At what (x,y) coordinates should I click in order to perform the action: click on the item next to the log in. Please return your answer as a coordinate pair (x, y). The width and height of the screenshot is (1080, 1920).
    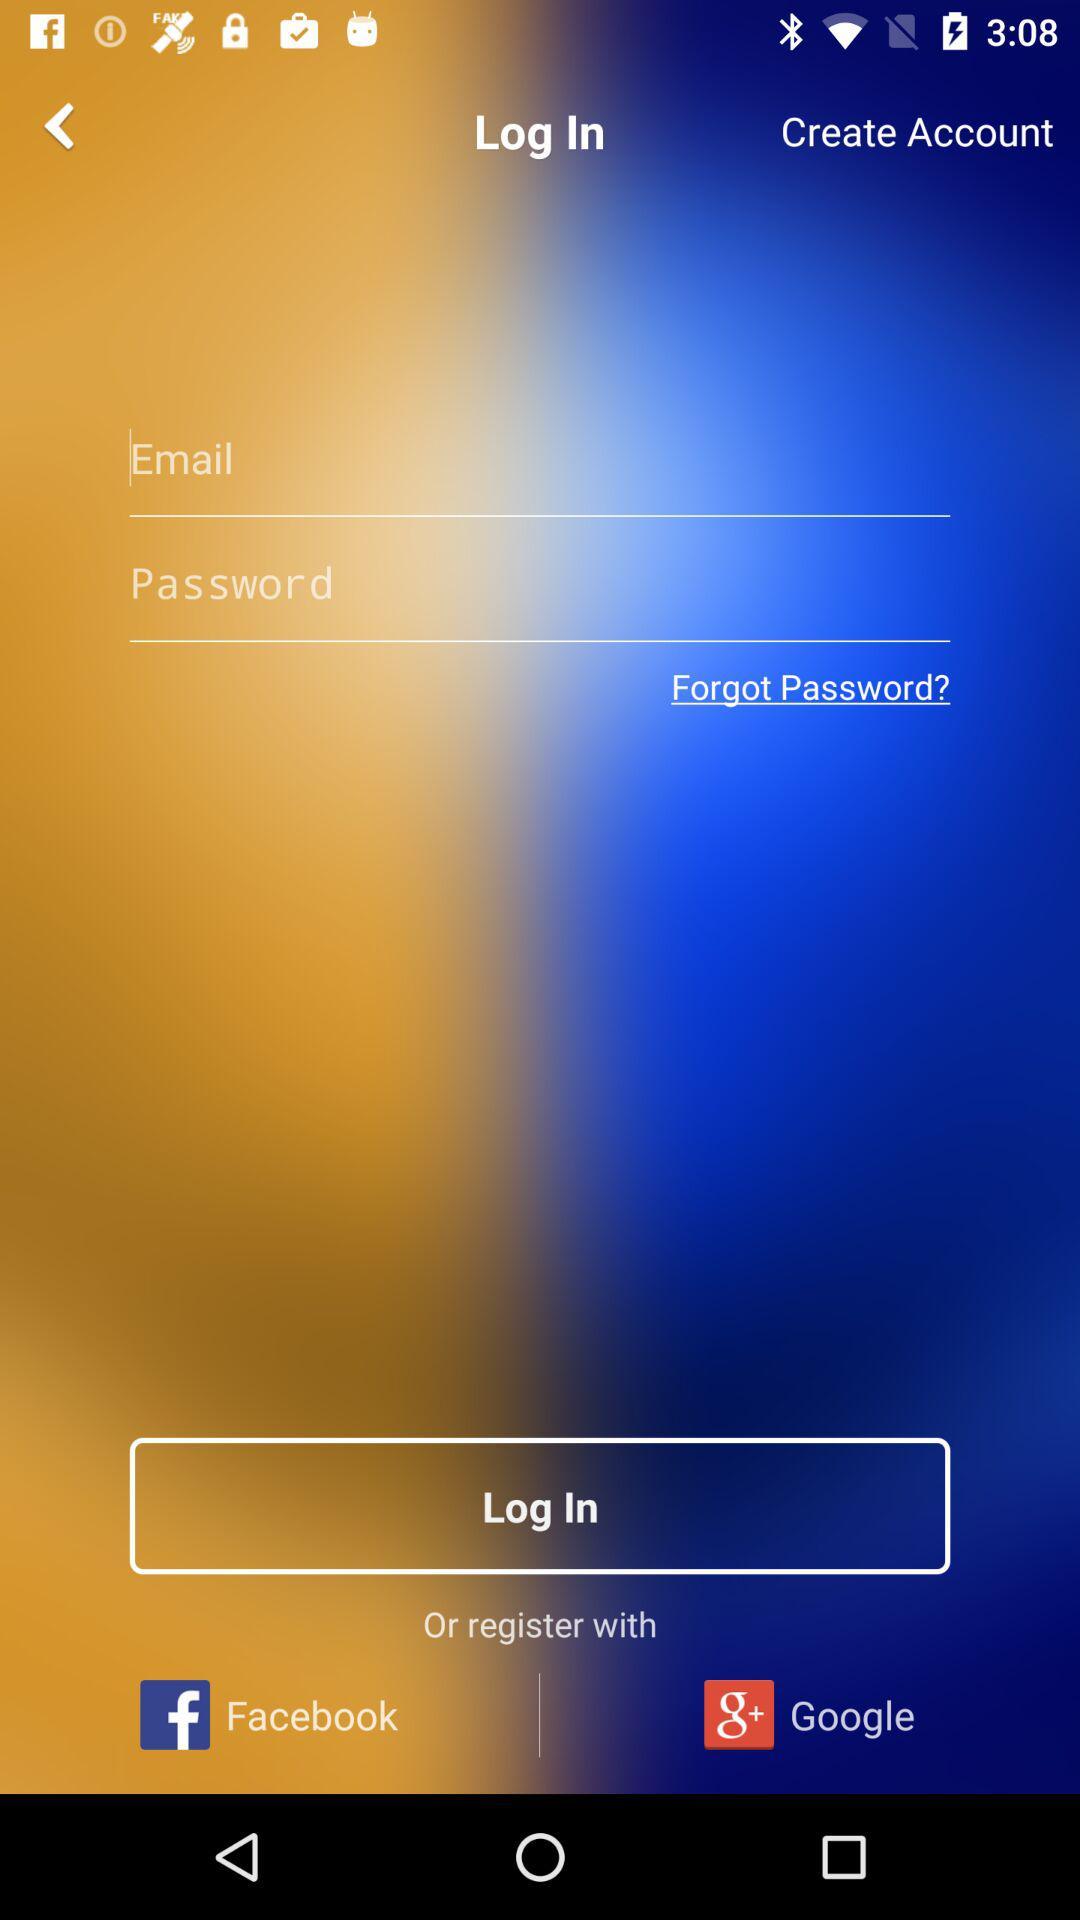
    Looking at the image, I should click on (61, 124).